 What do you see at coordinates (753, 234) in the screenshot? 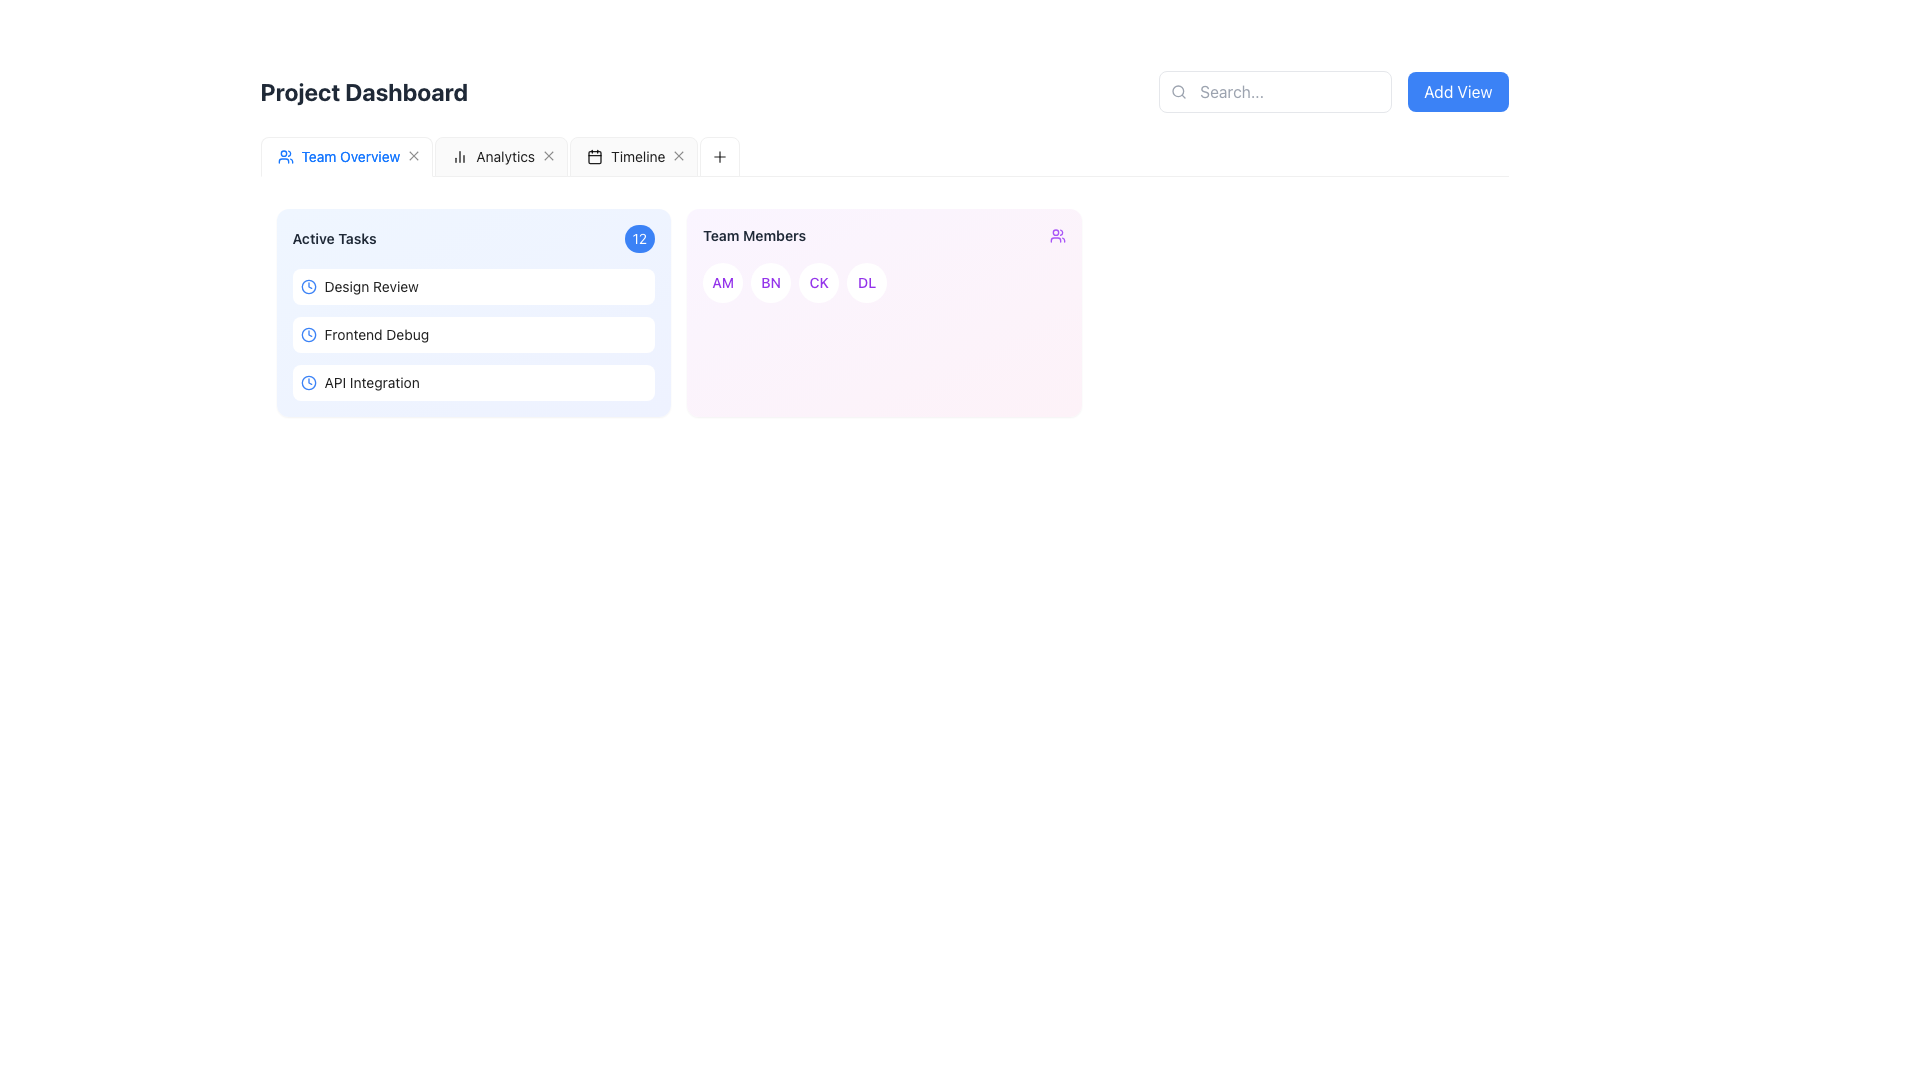
I see `the 'Team Members' text label, which is styled with a bold font and dark gray color, located at the top of a light pink card` at bounding box center [753, 234].